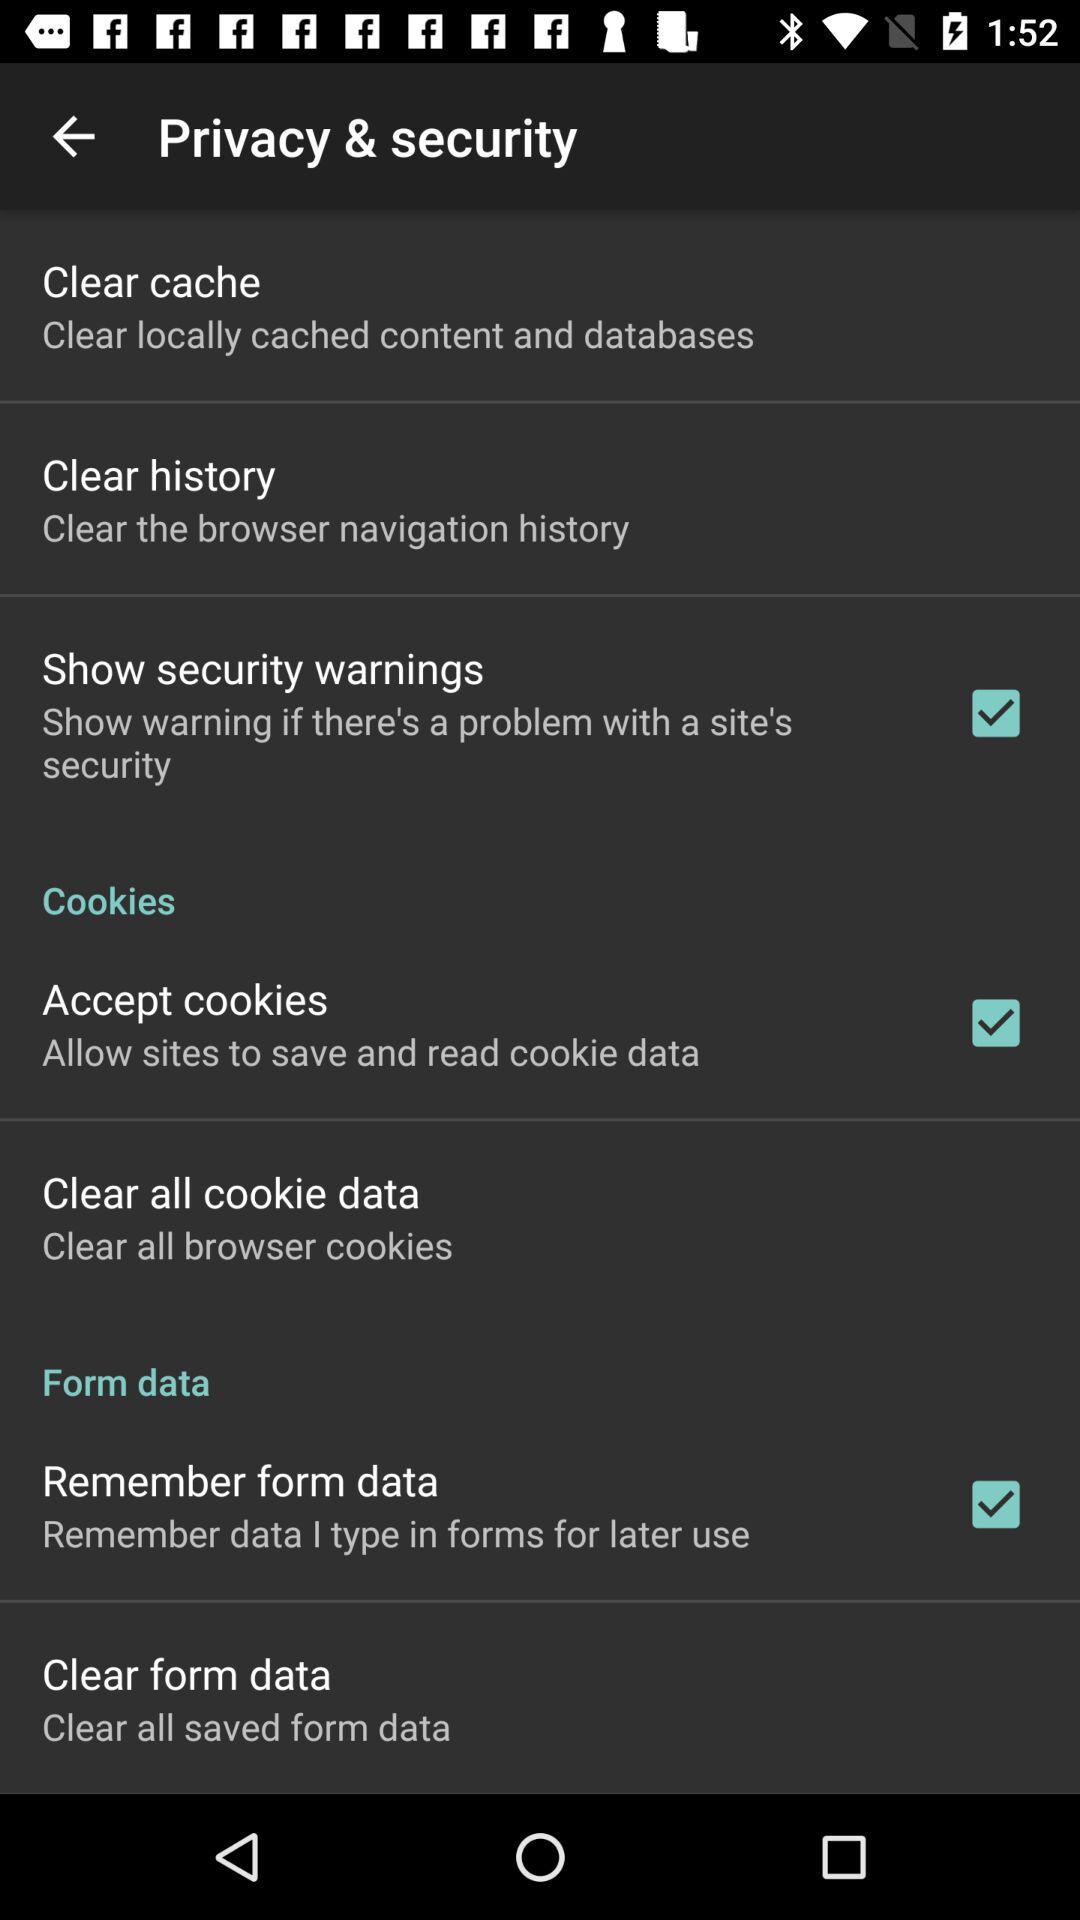 The image size is (1080, 1920). What do you see at coordinates (477, 741) in the screenshot?
I see `the show warning if app` at bounding box center [477, 741].